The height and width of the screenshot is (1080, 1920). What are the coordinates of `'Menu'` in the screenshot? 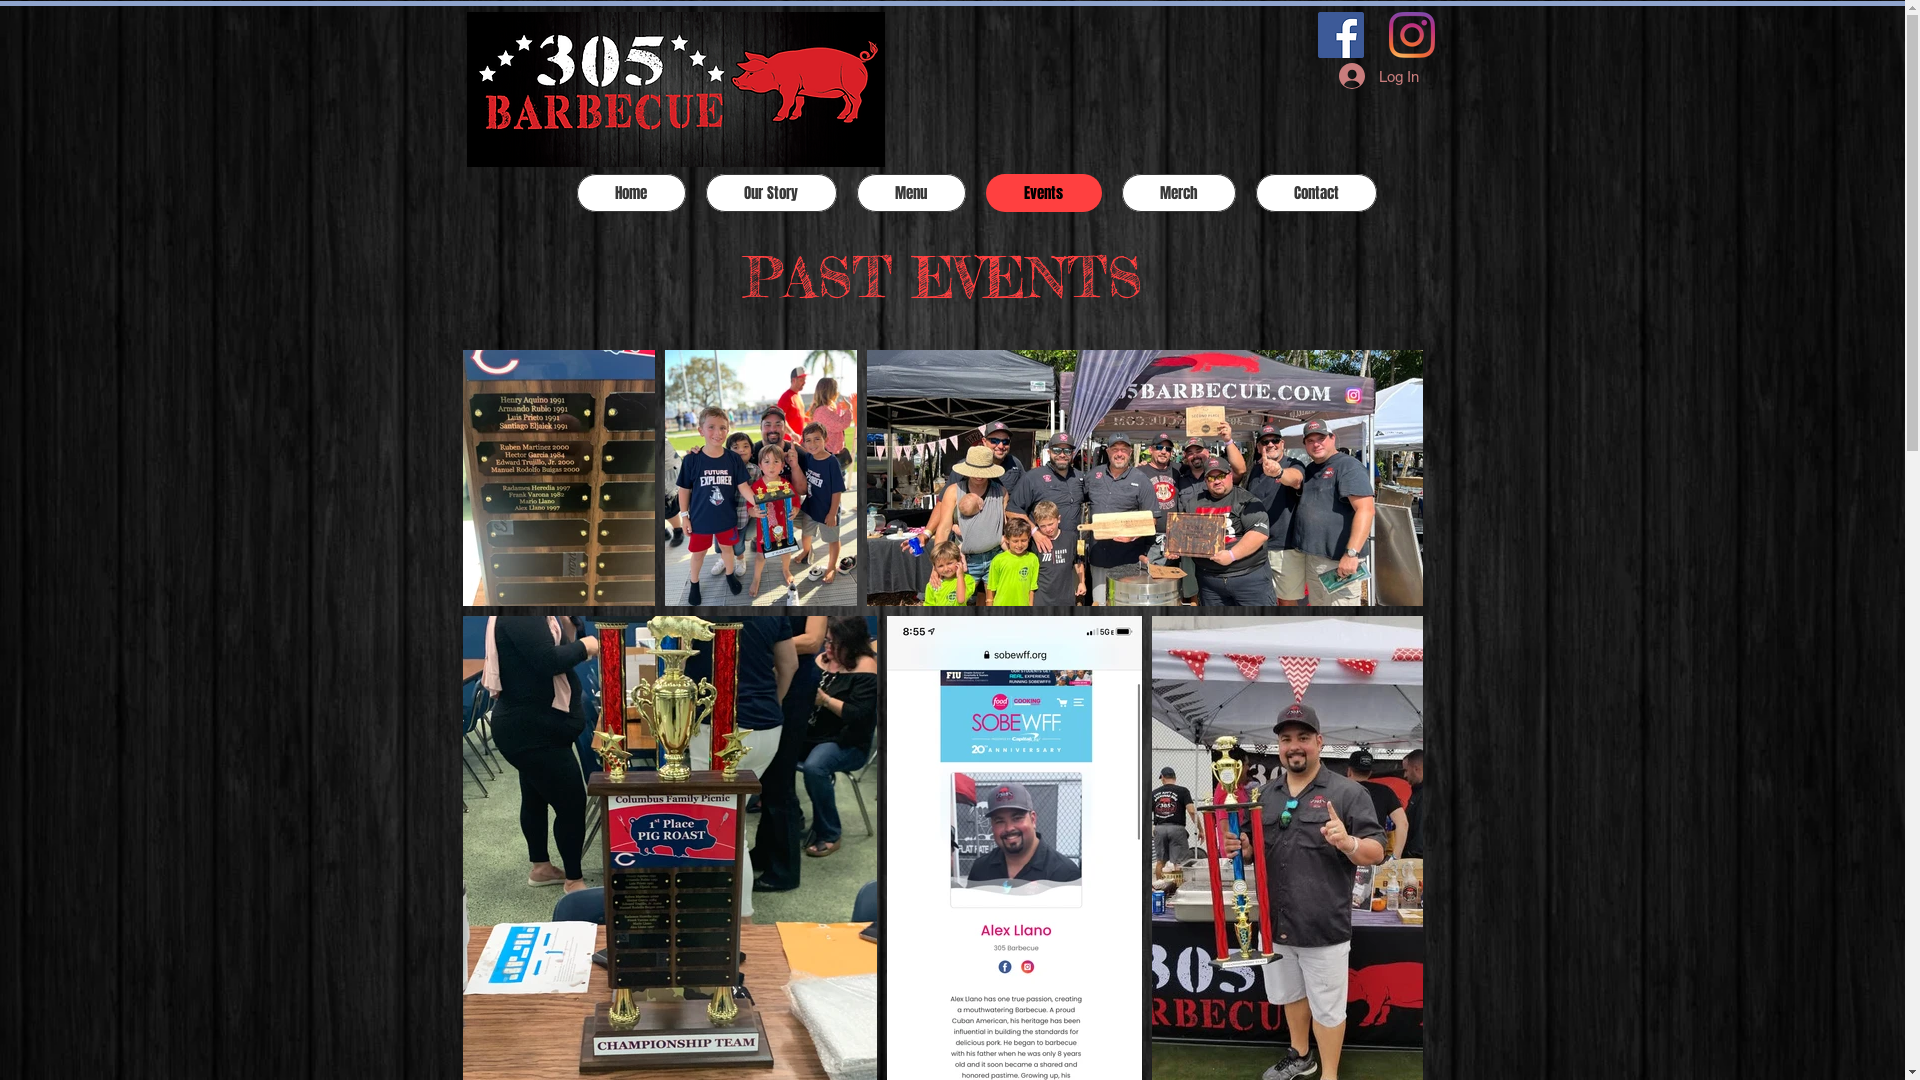 It's located at (909, 192).